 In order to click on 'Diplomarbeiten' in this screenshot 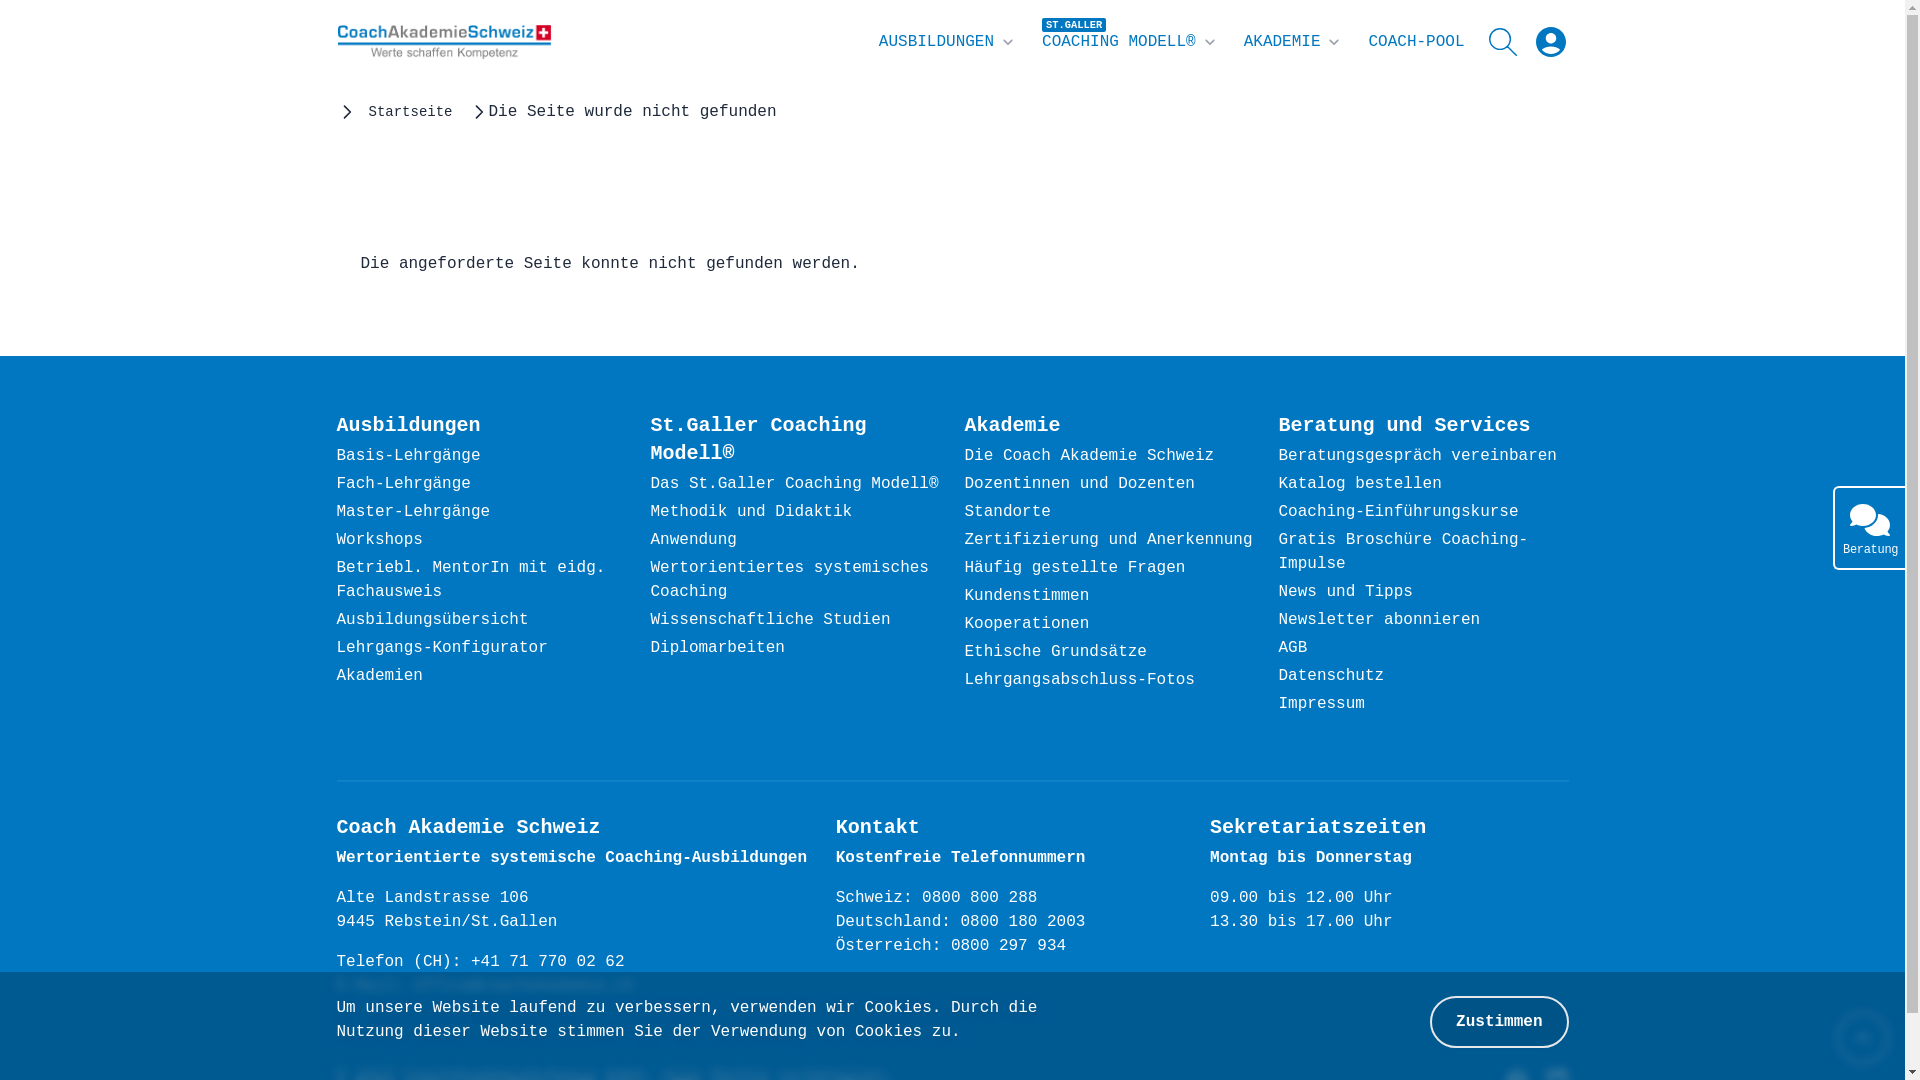, I will do `click(716, 648)`.